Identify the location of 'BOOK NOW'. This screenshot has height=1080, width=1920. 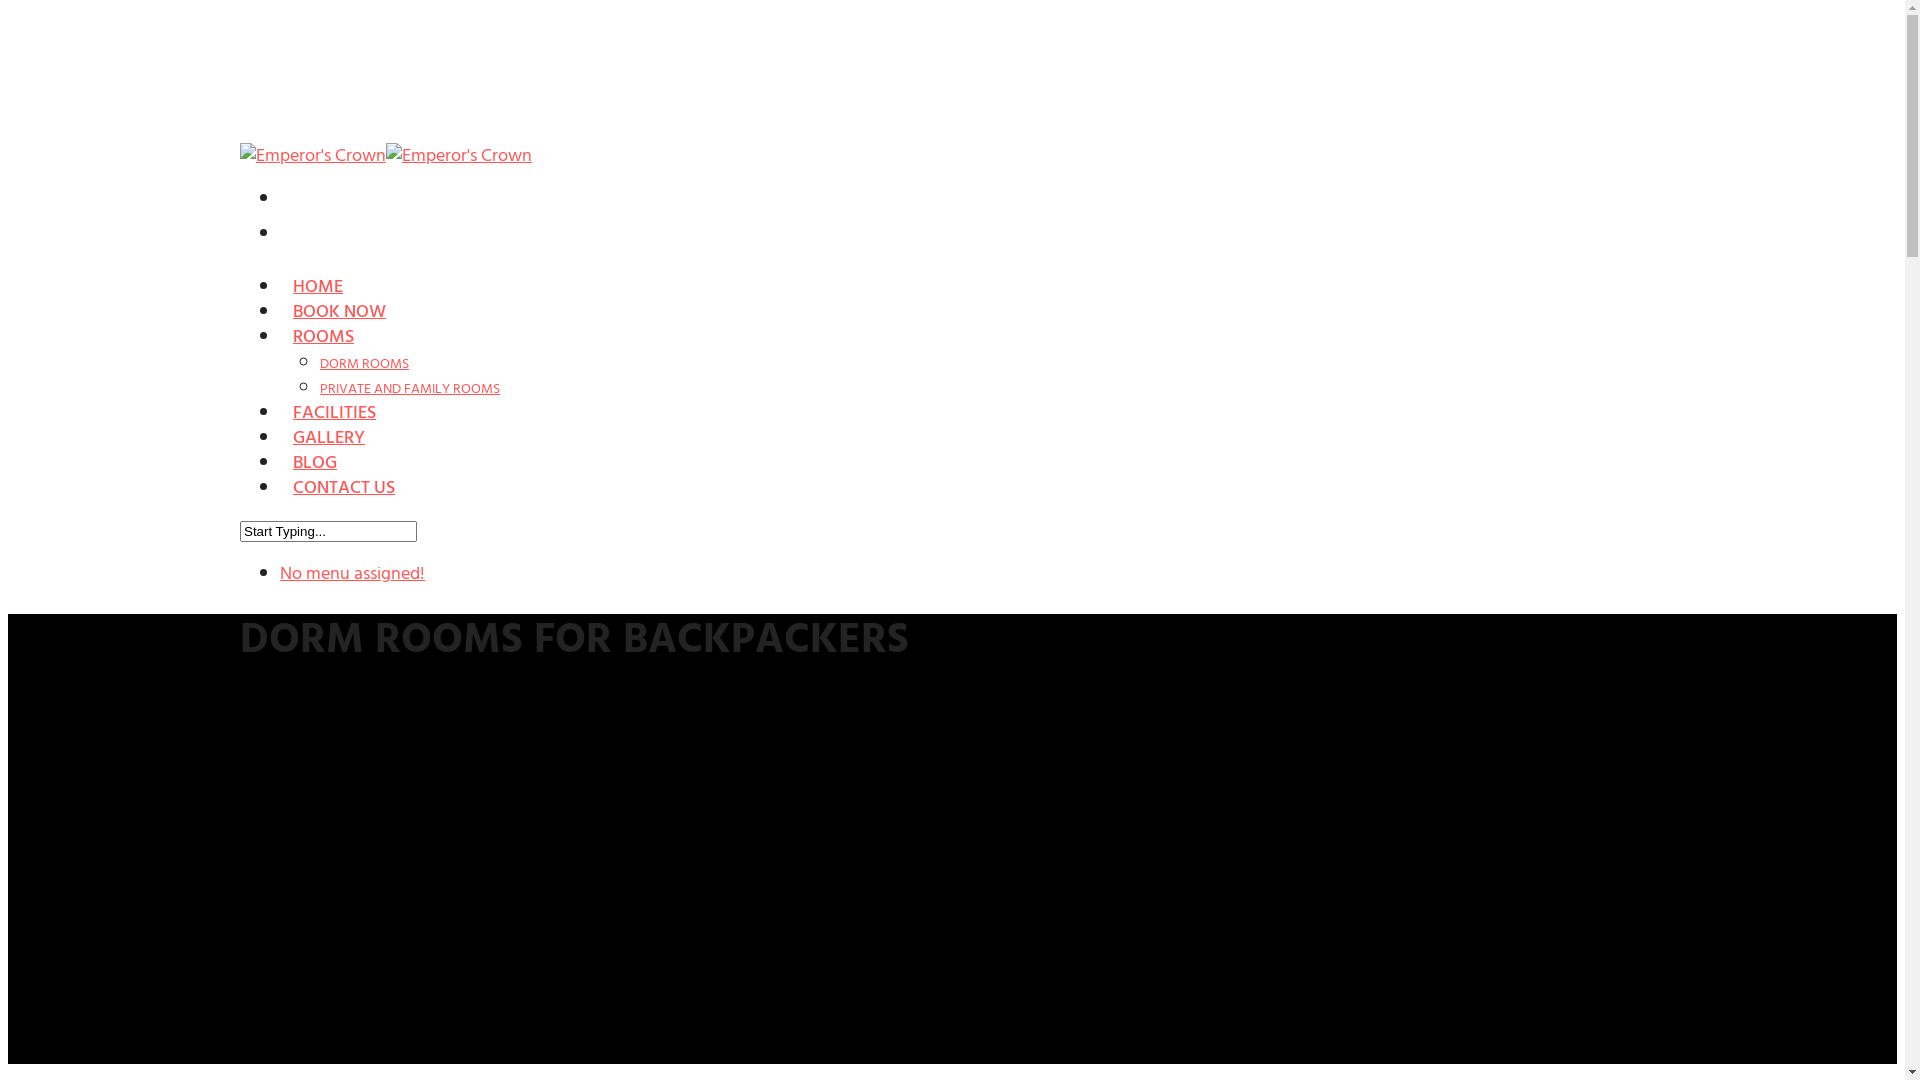
(278, 323).